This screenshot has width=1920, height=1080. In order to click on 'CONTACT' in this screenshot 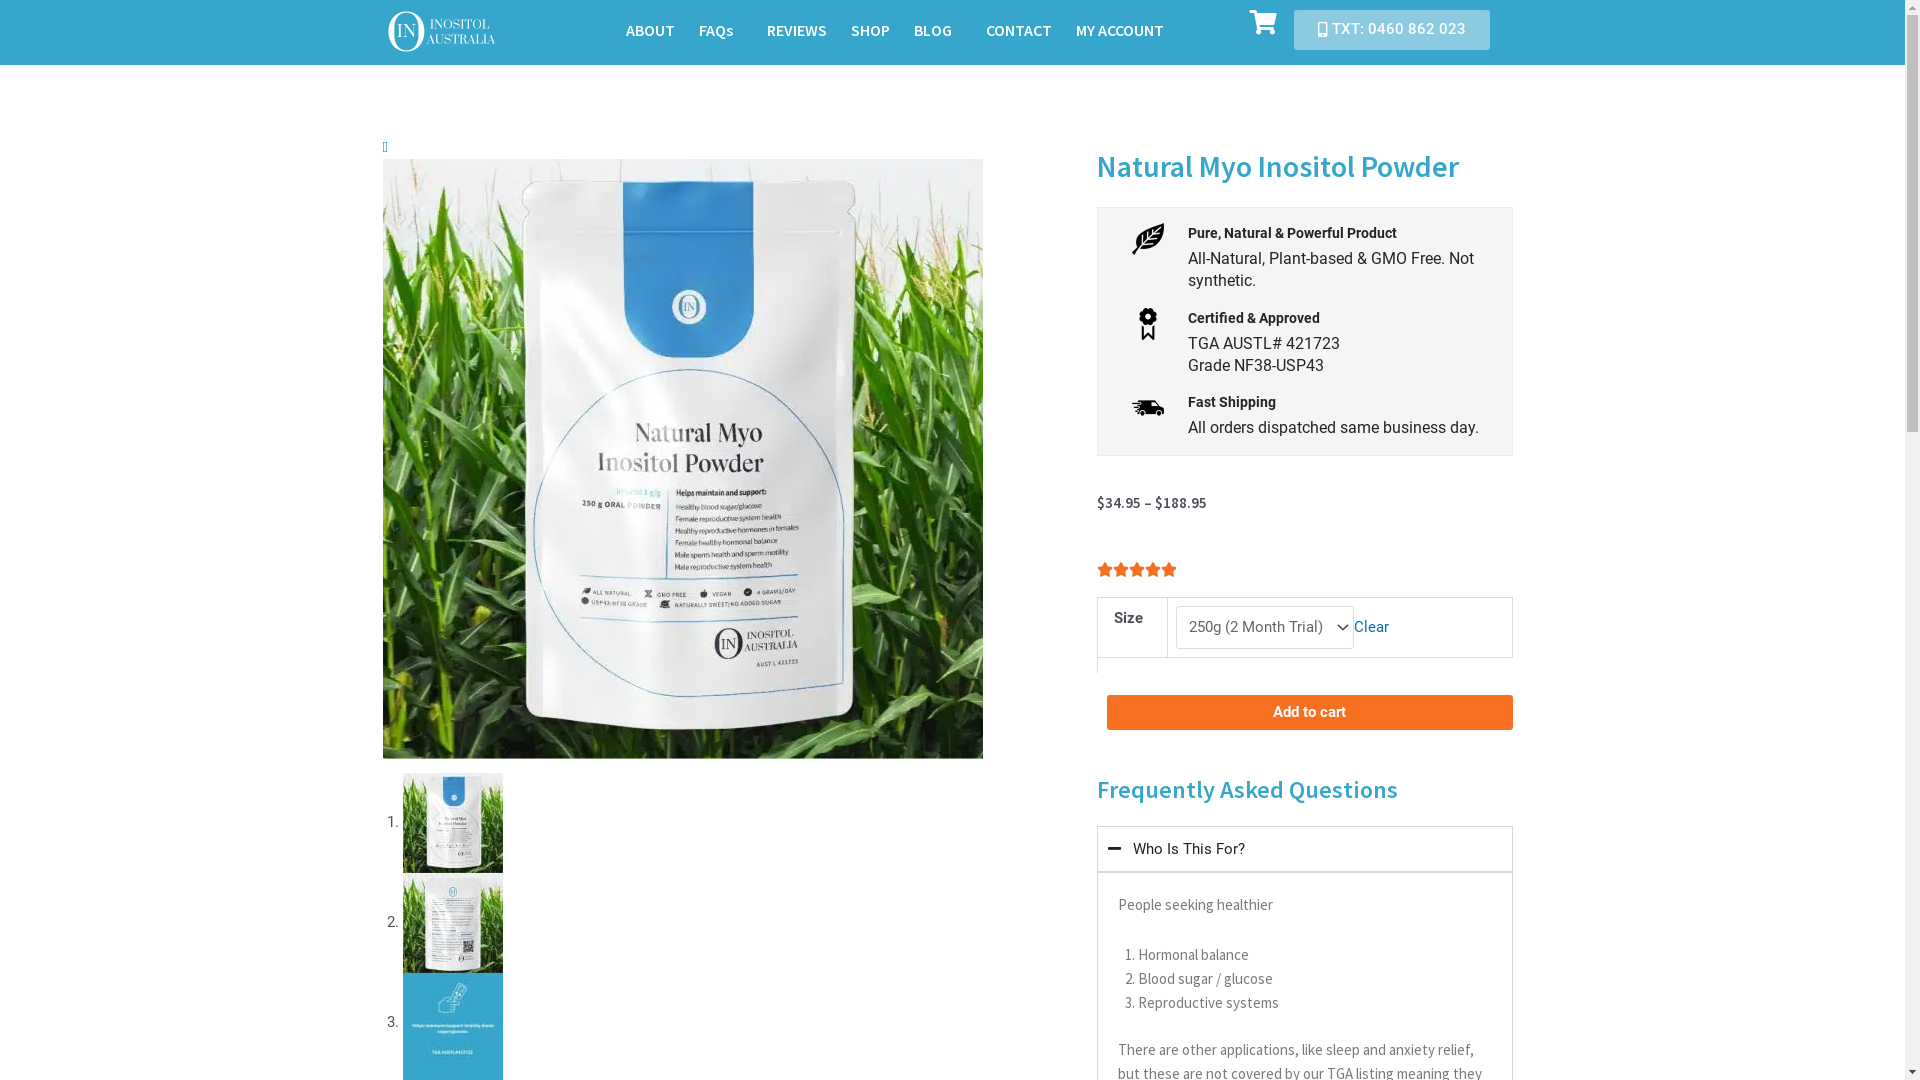, I will do `click(974, 30)`.